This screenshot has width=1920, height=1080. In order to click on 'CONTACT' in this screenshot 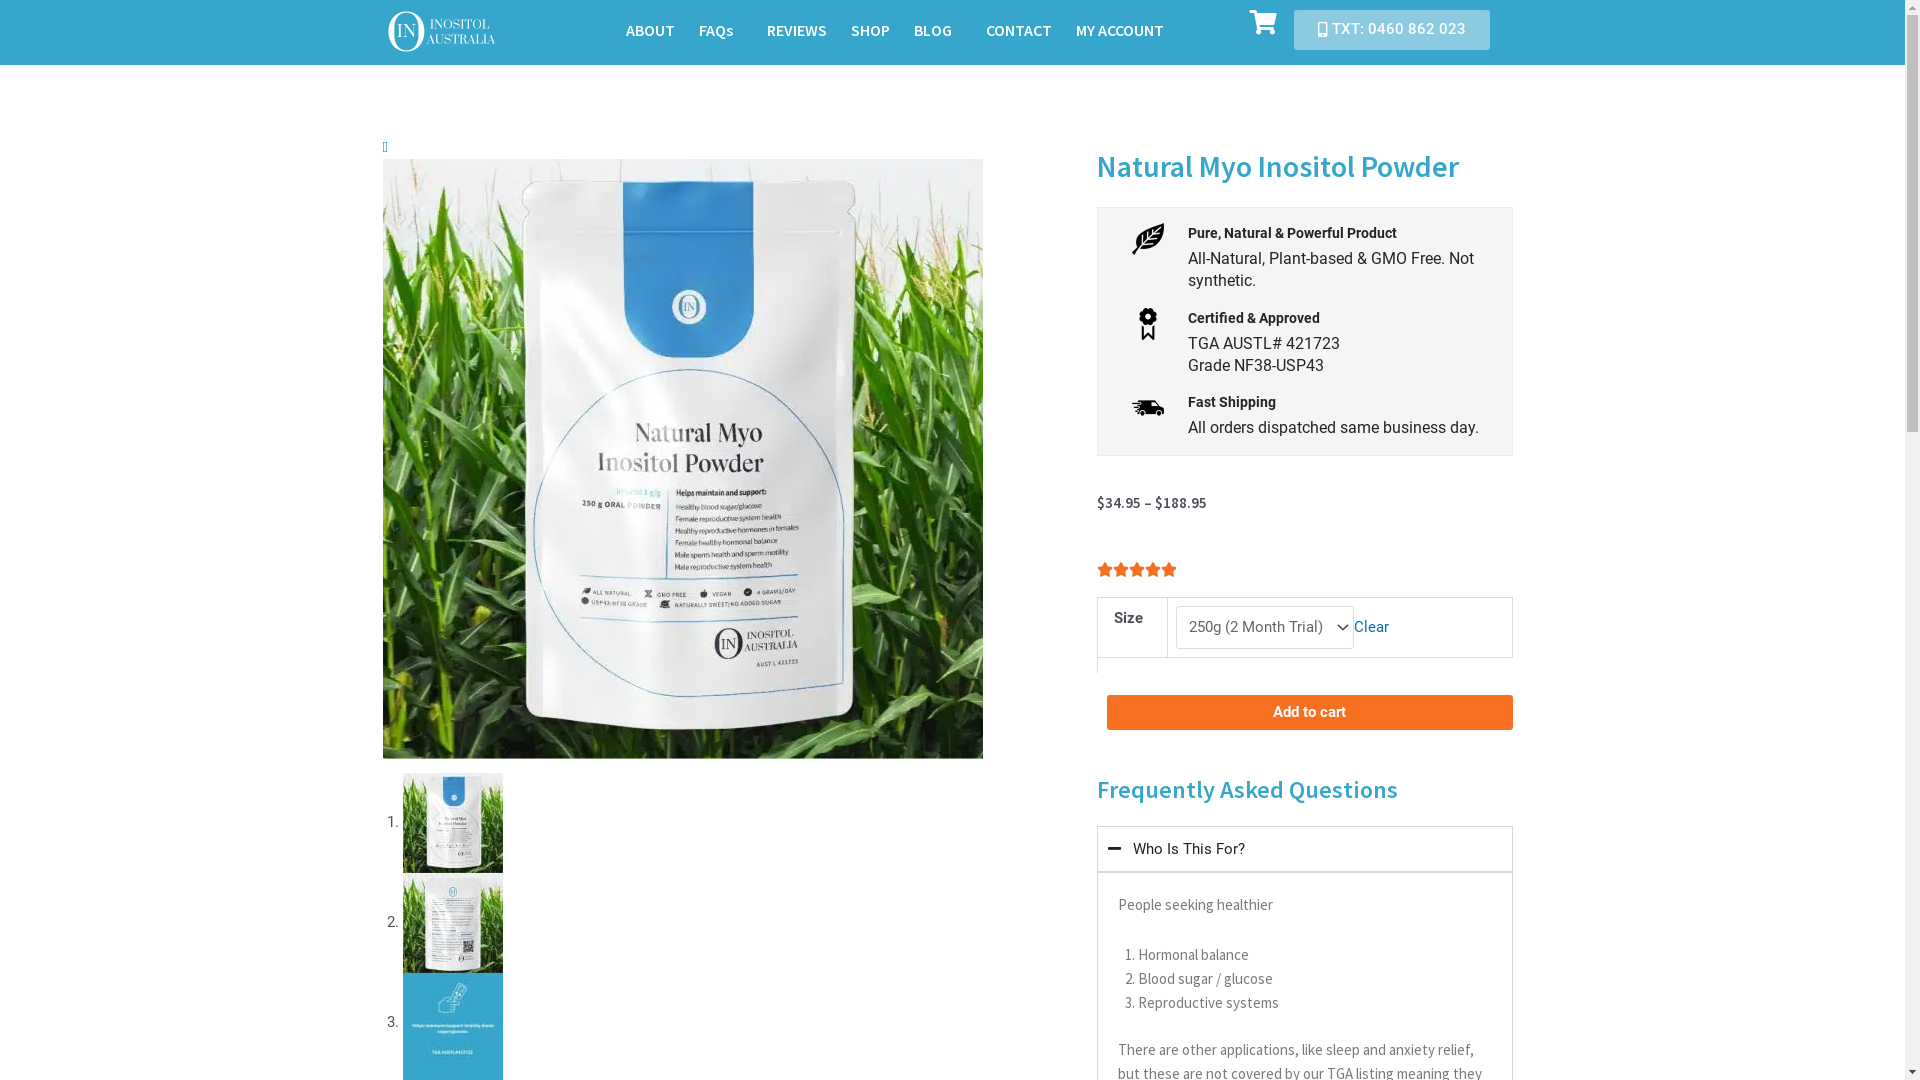, I will do `click(974, 30)`.